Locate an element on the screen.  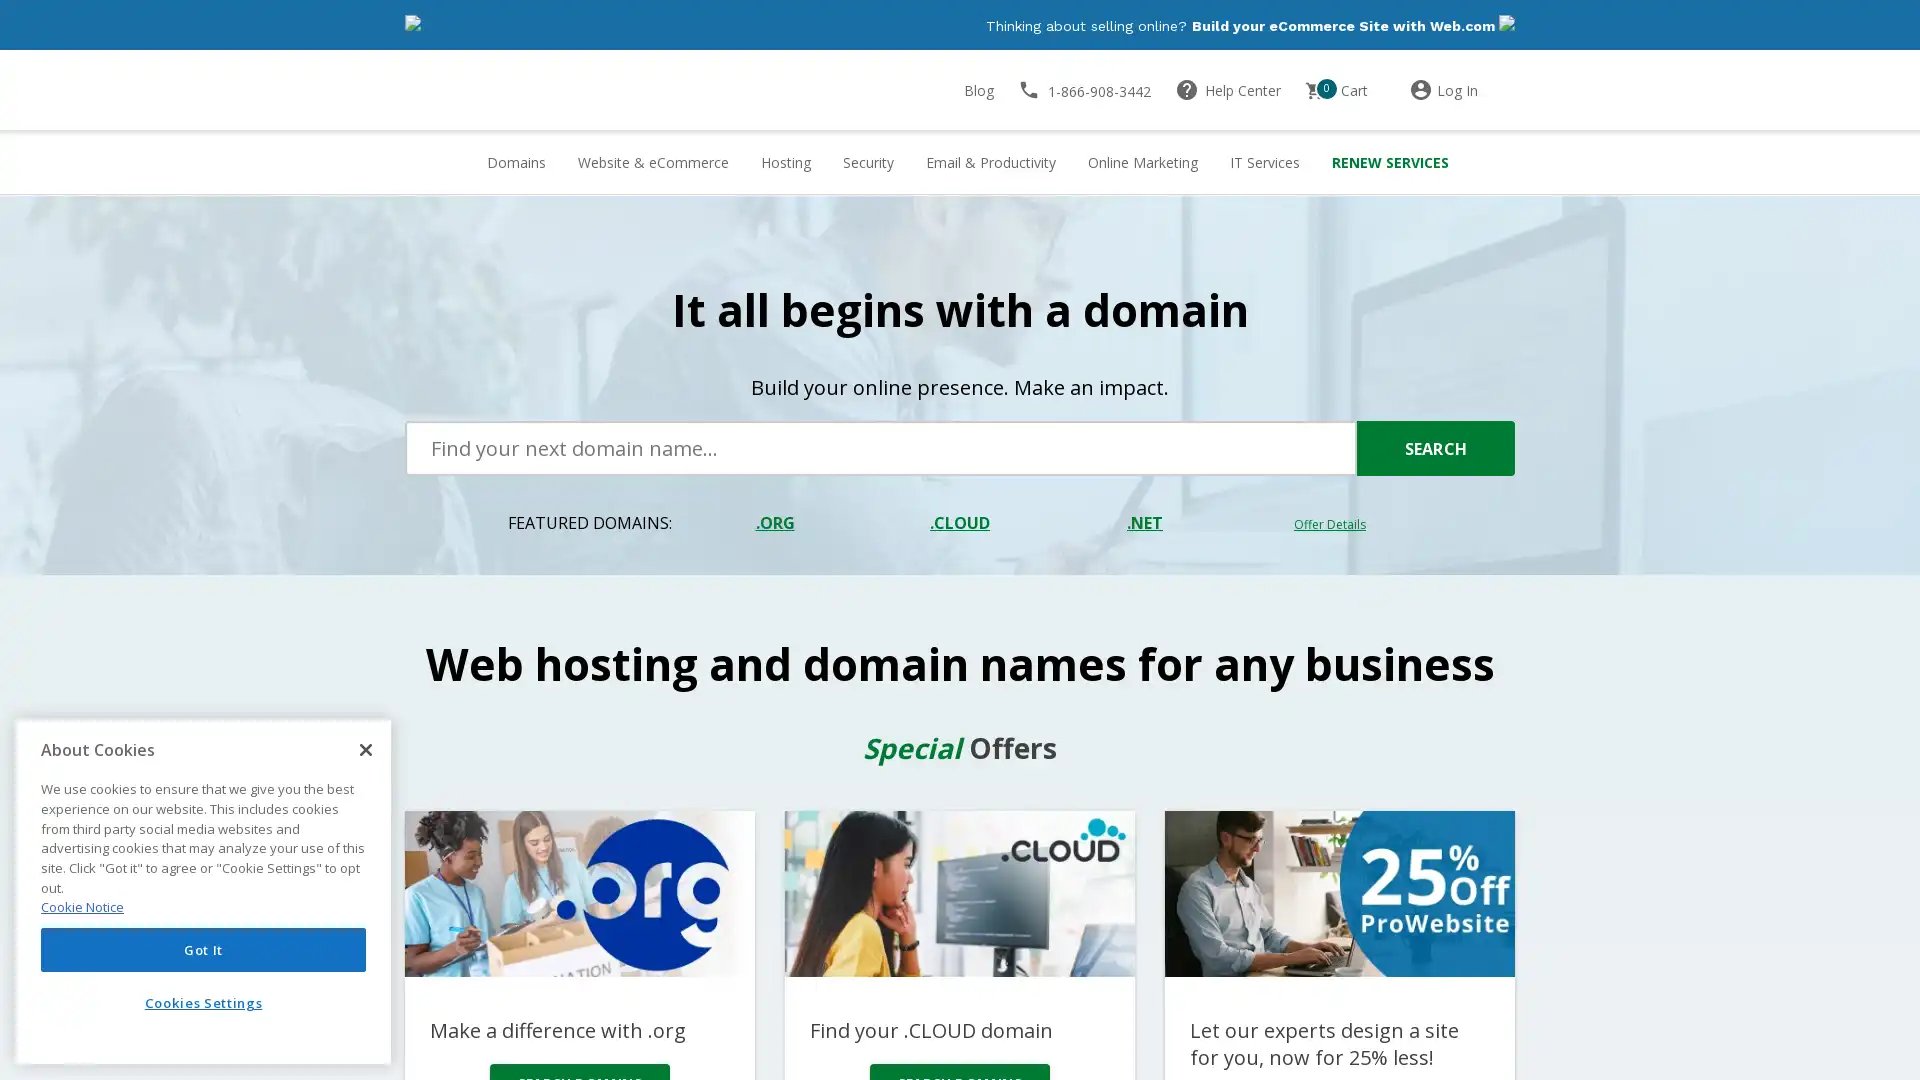
Offer Details is located at coordinates (1329, 525).